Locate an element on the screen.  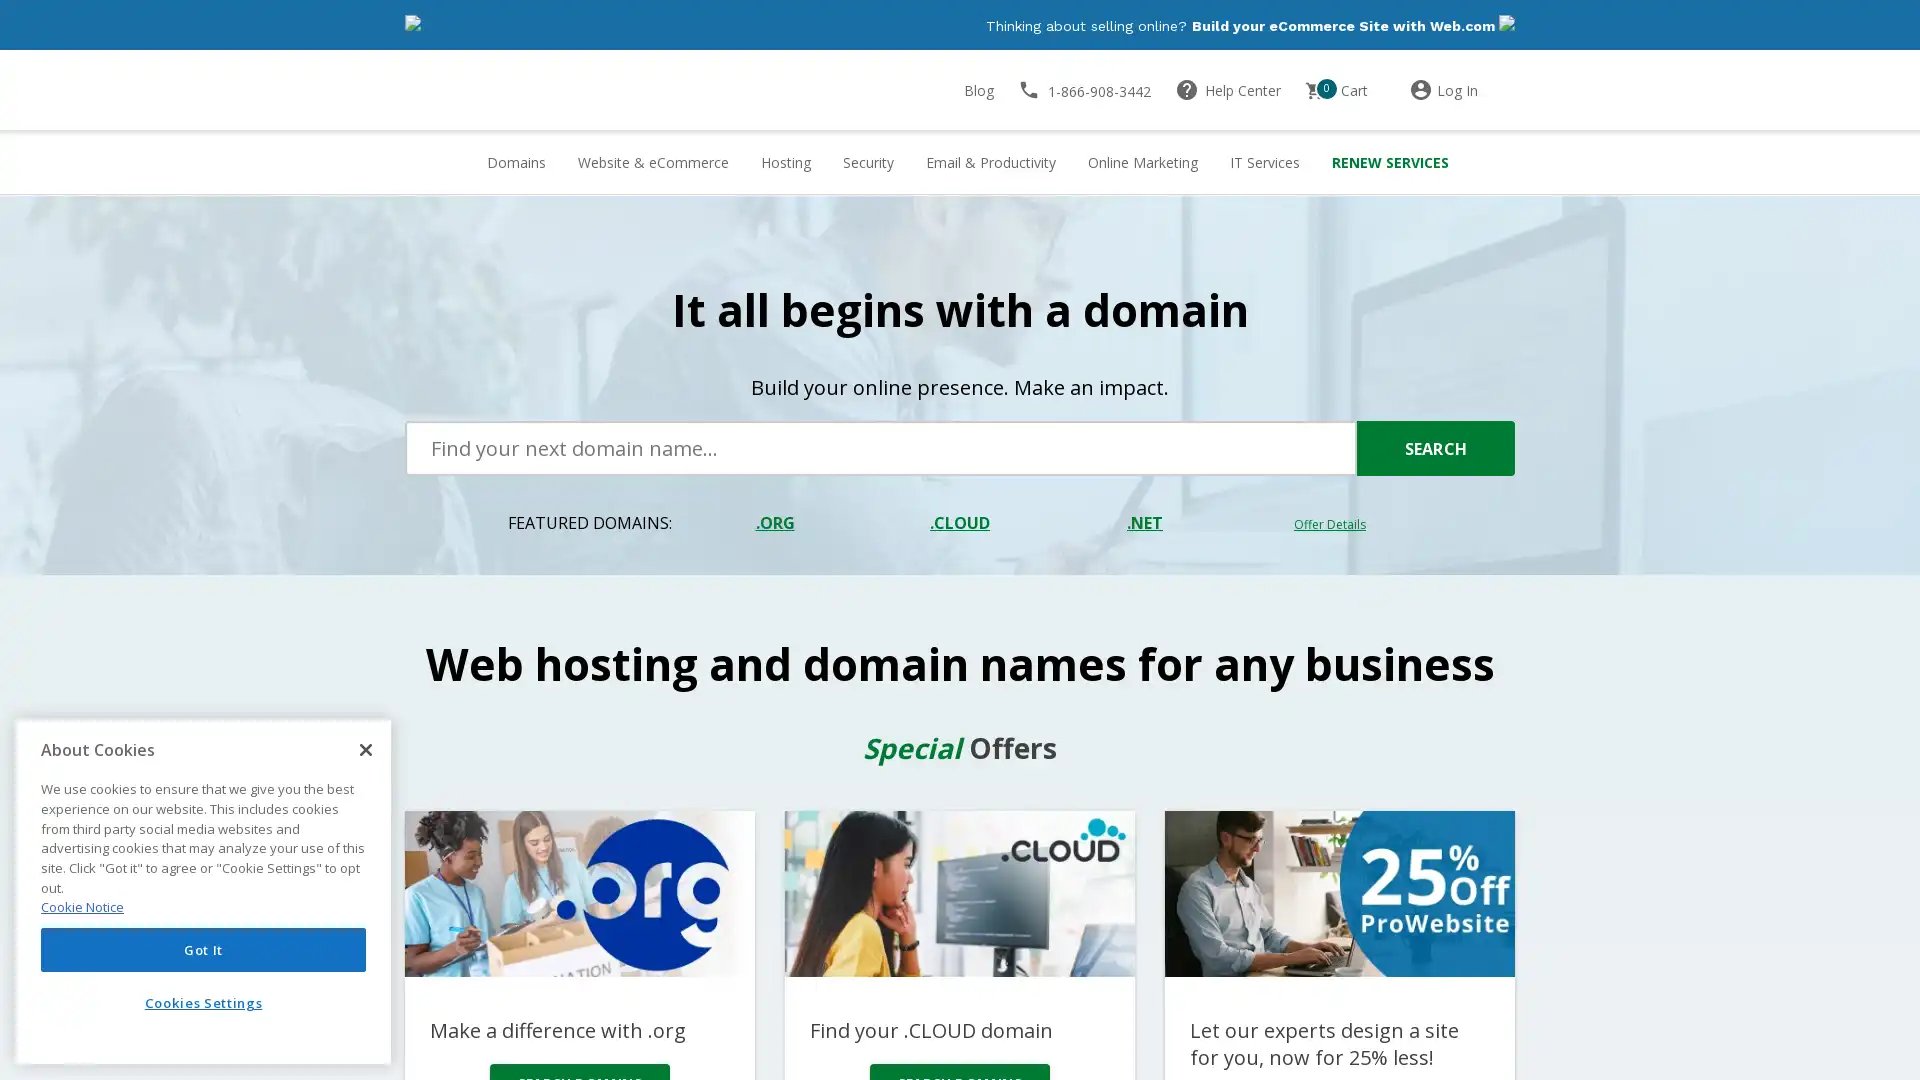
Offer Details is located at coordinates (1329, 525).